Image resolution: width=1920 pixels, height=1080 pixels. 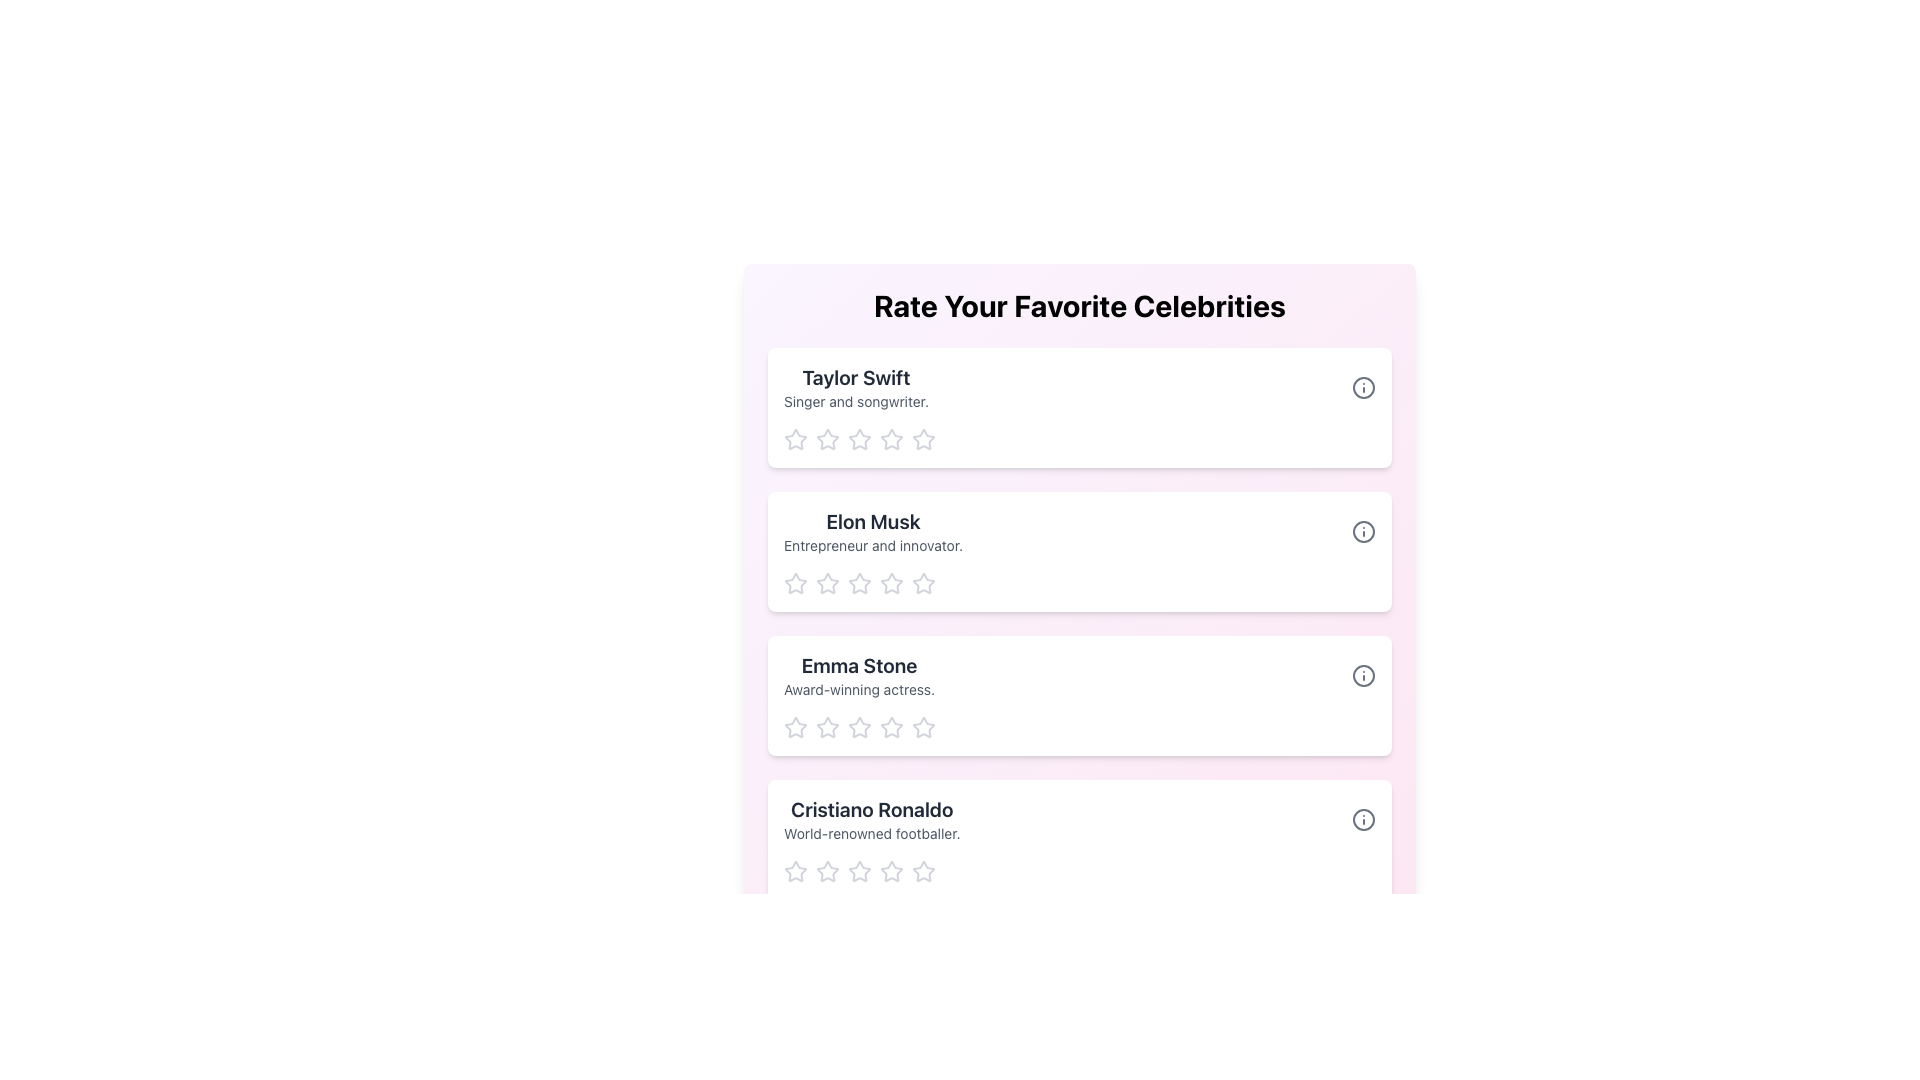 I want to click on the text label displaying 'Singer and songwriter.' which is located below the 'Taylor Swift' title in the 'Rate Your Favorite Celebrities' card, so click(x=856, y=401).